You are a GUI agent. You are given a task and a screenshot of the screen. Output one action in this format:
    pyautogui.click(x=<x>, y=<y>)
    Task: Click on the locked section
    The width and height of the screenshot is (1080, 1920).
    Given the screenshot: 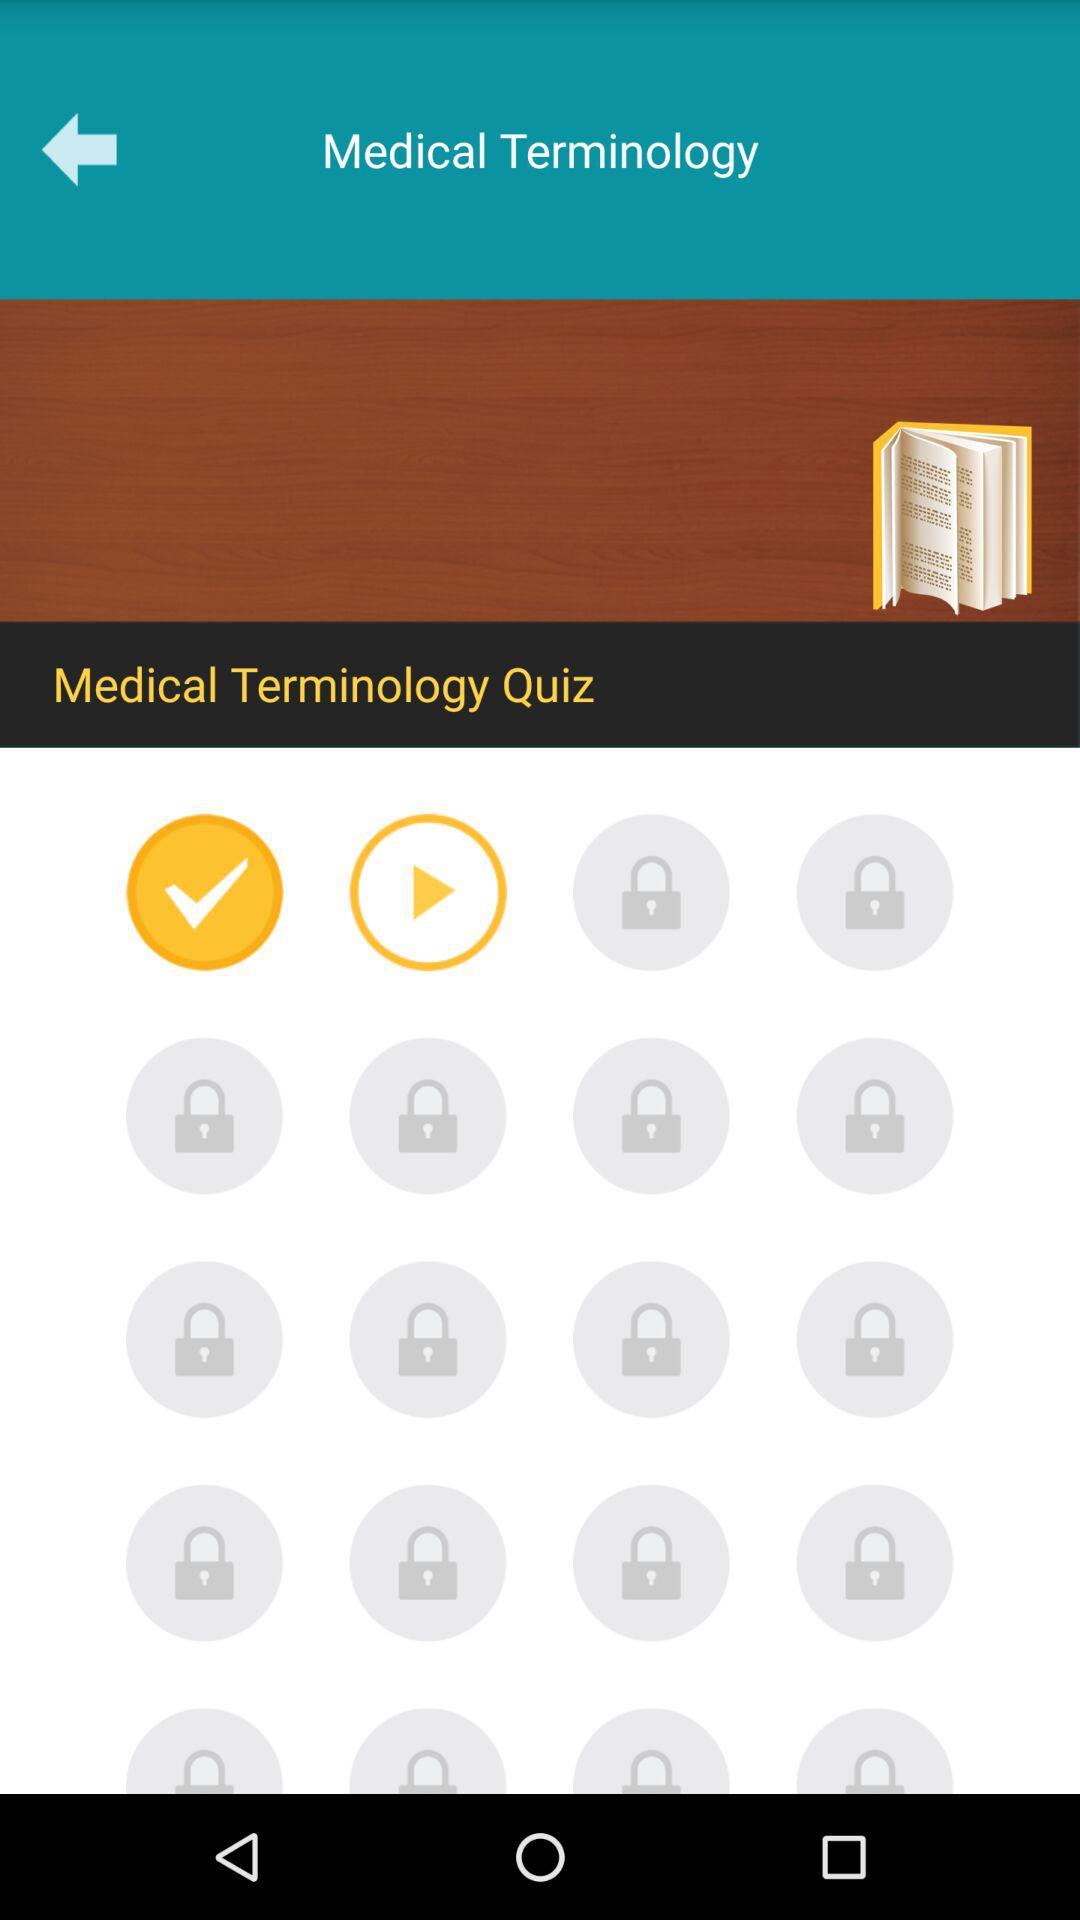 What is the action you would take?
    pyautogui.click(x=427, y=1115)
    